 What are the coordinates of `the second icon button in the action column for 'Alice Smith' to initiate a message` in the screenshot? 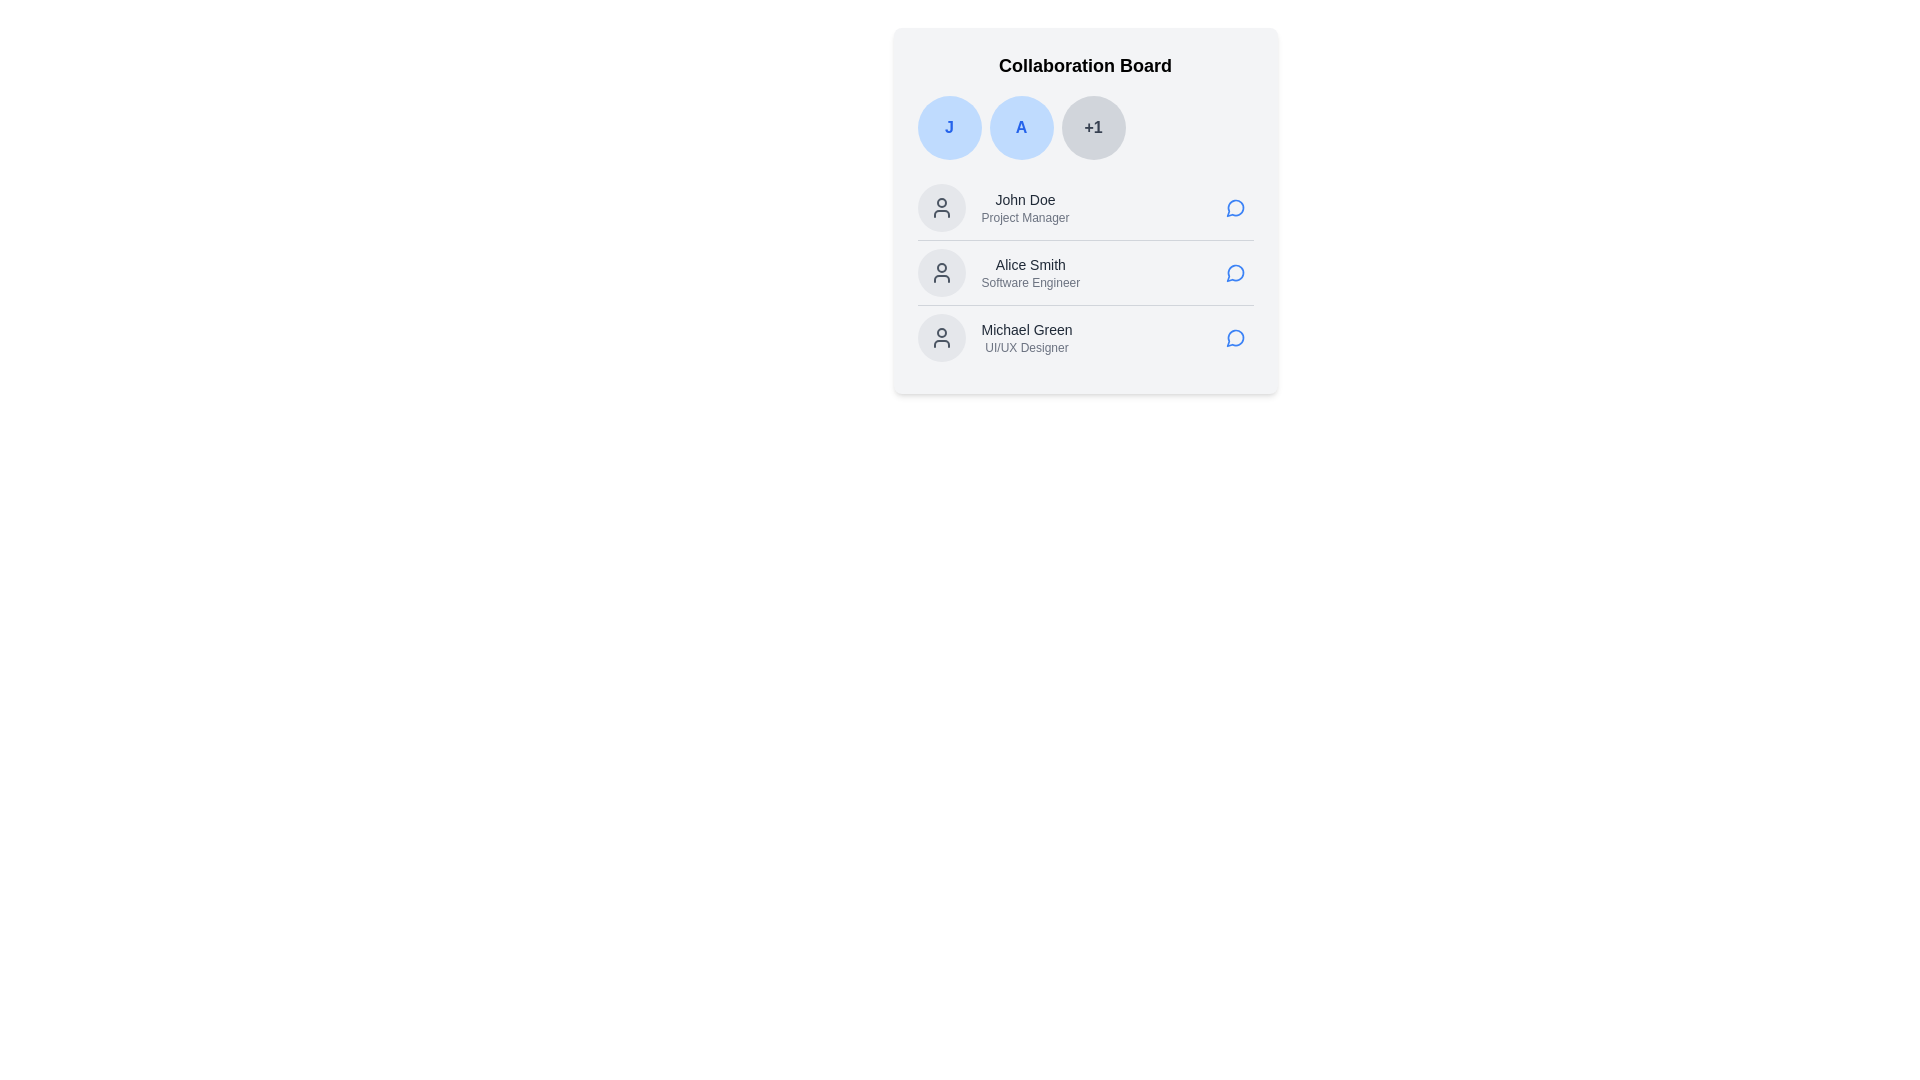 It's located at (1234, 273).